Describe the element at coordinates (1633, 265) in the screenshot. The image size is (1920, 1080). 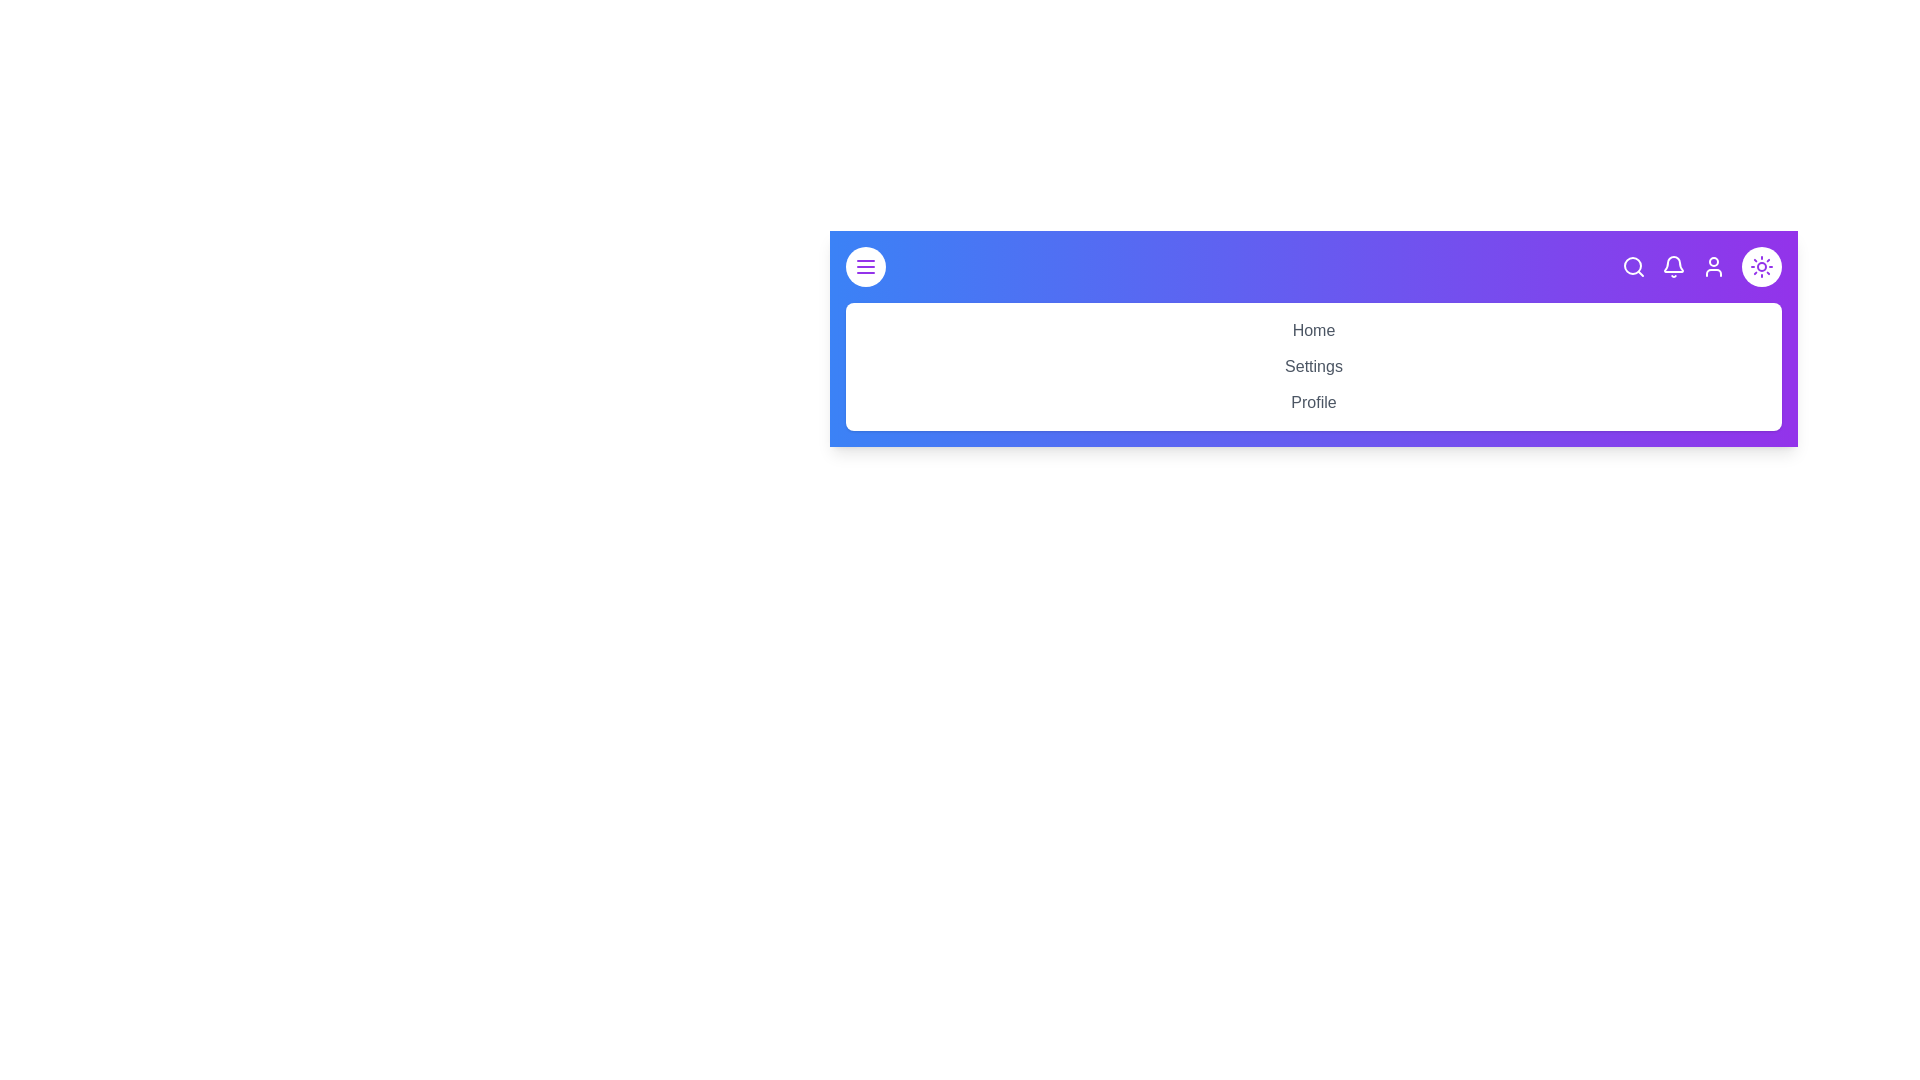
I see `the search button` at that location.